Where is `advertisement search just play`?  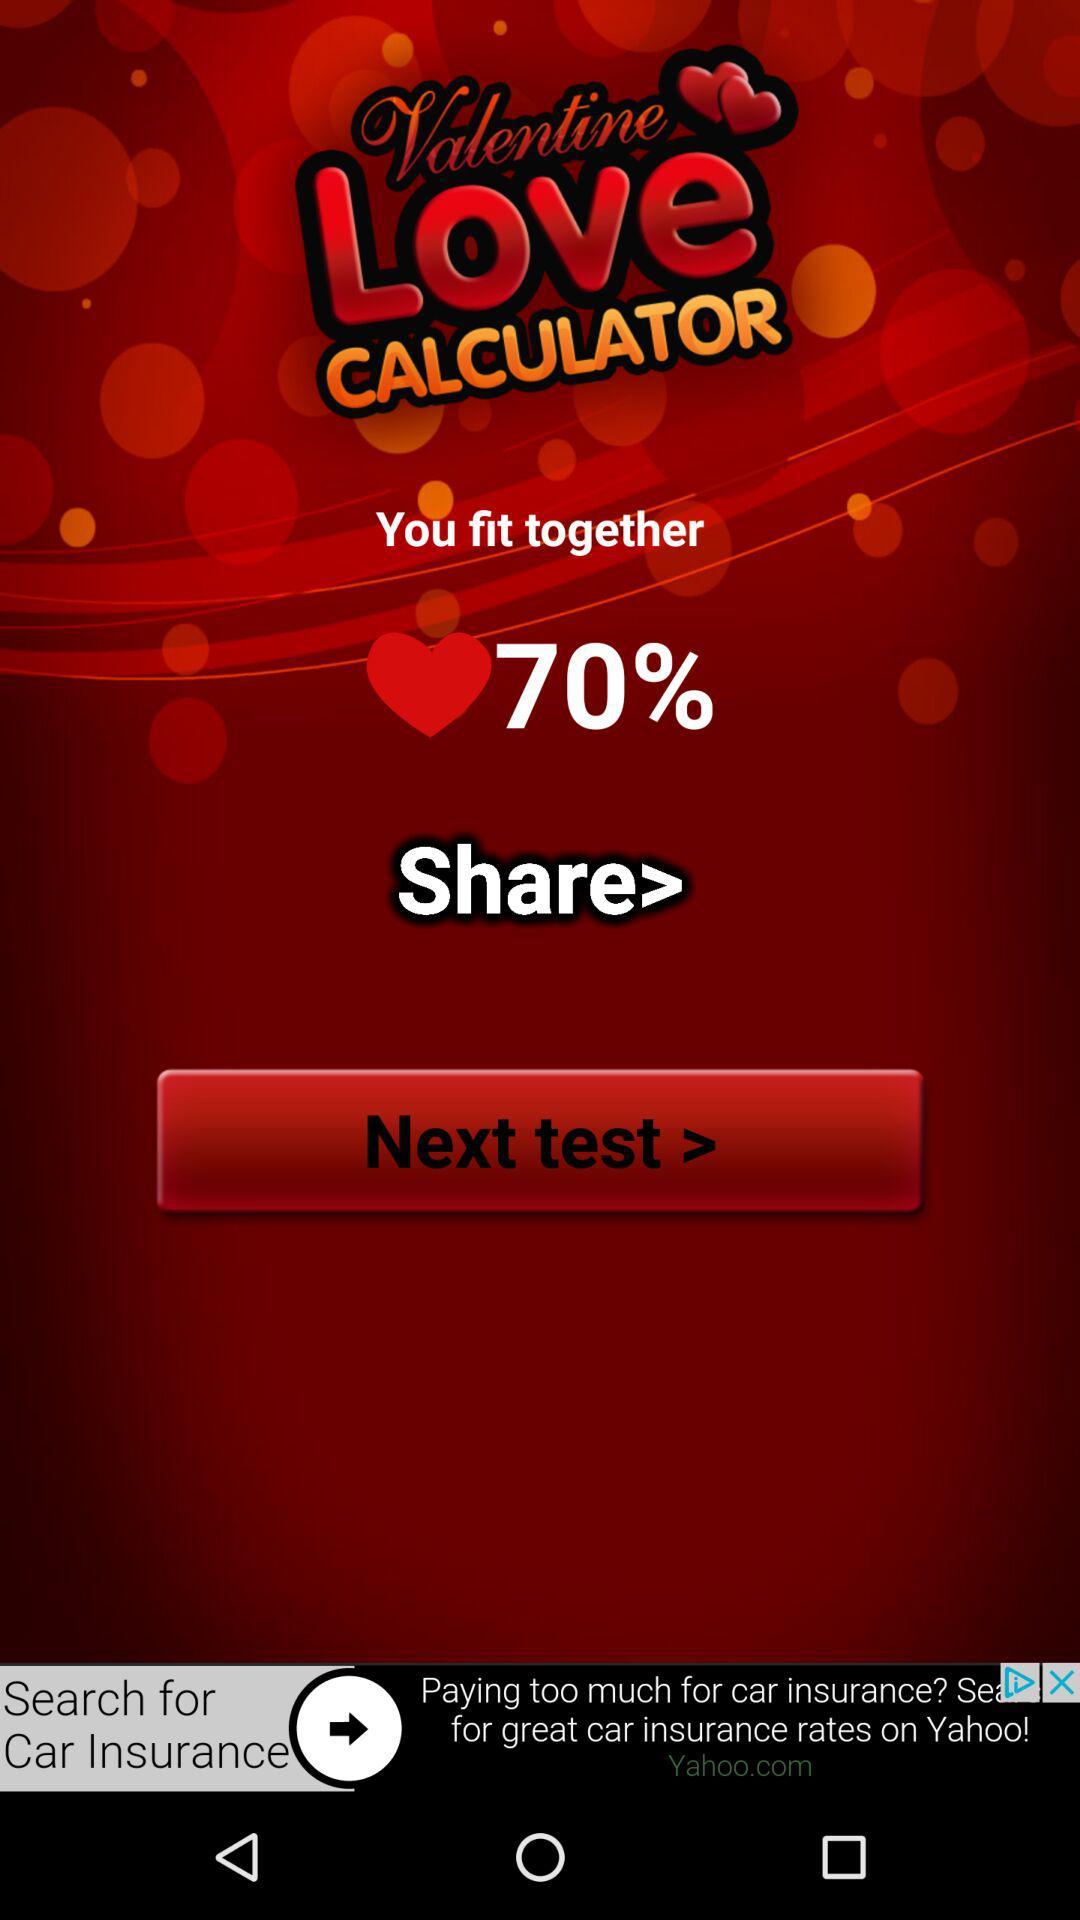
advertisement search just play is located at coordinates (540, 1727).